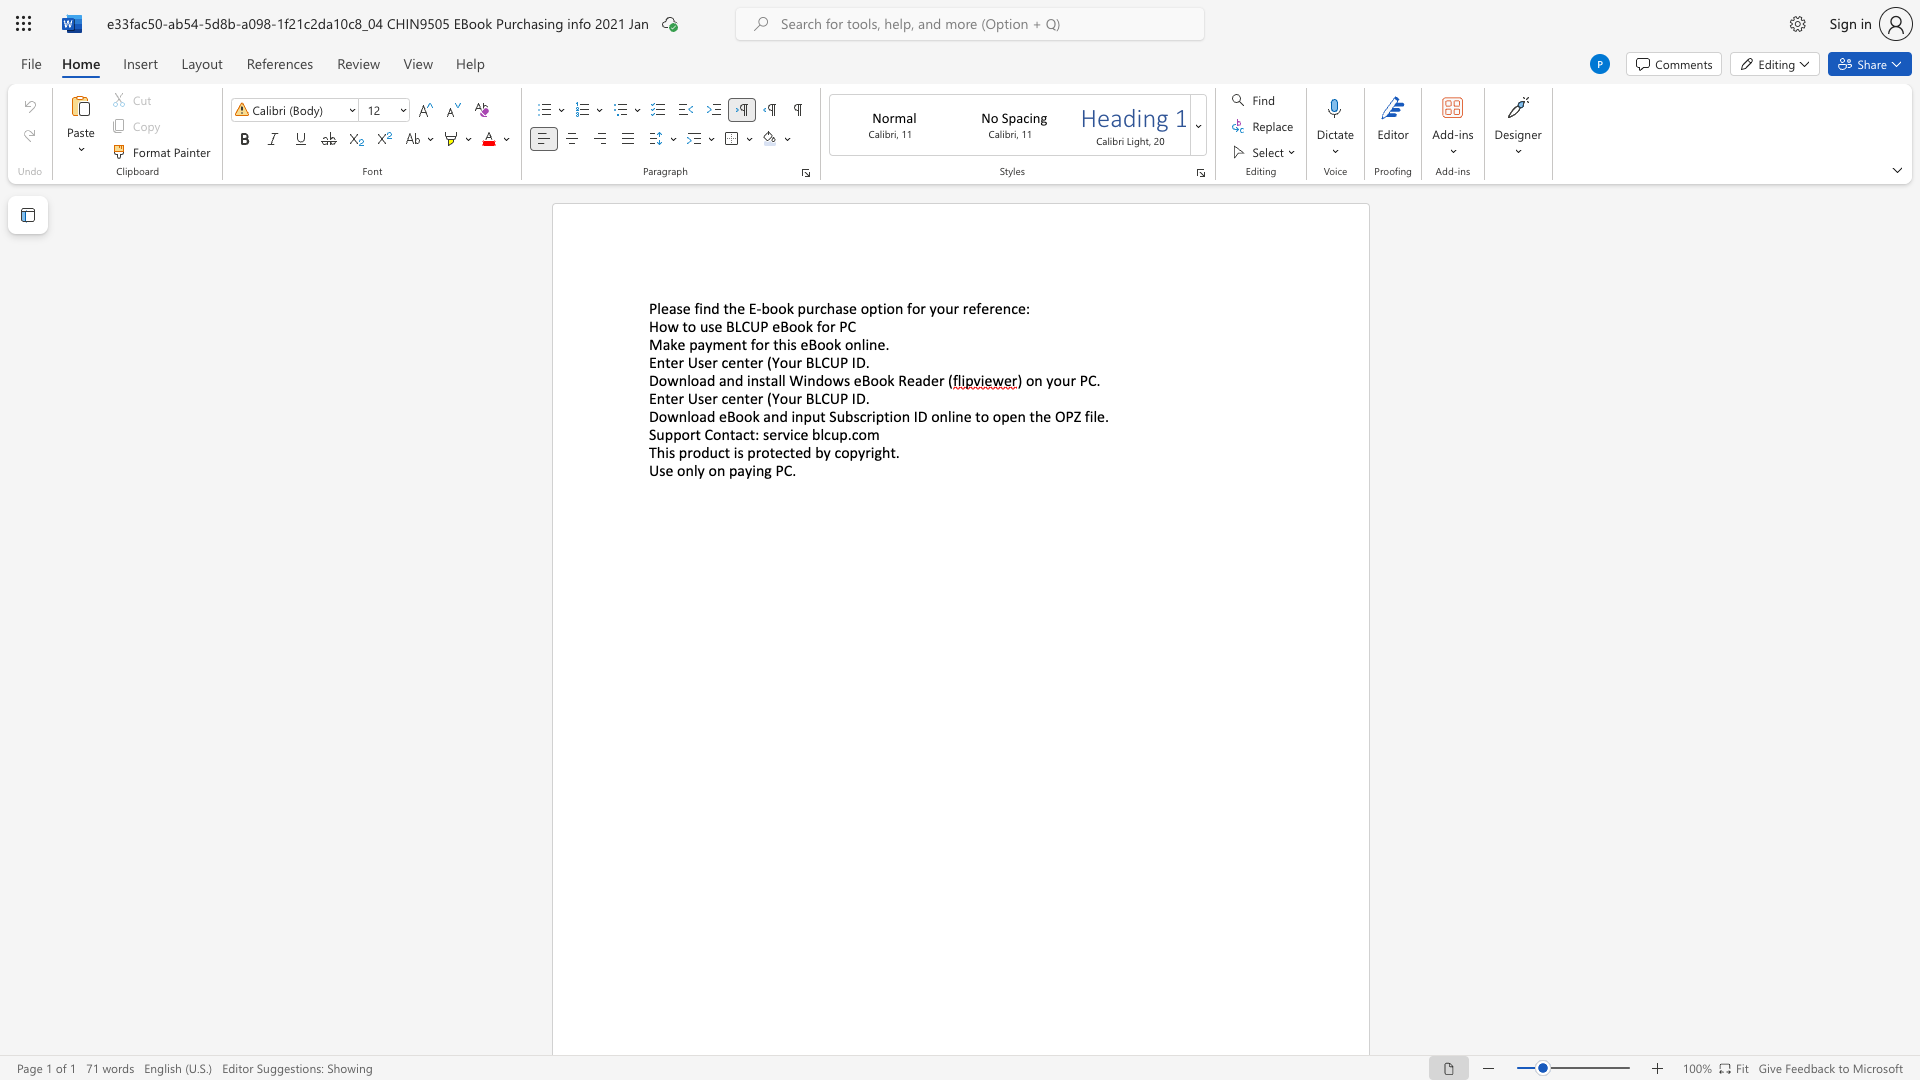 This screenshot has height=1080, width=1920. I want to click on the subset text "ying" within the text "Use only on paying PC.", so click(743, 470).